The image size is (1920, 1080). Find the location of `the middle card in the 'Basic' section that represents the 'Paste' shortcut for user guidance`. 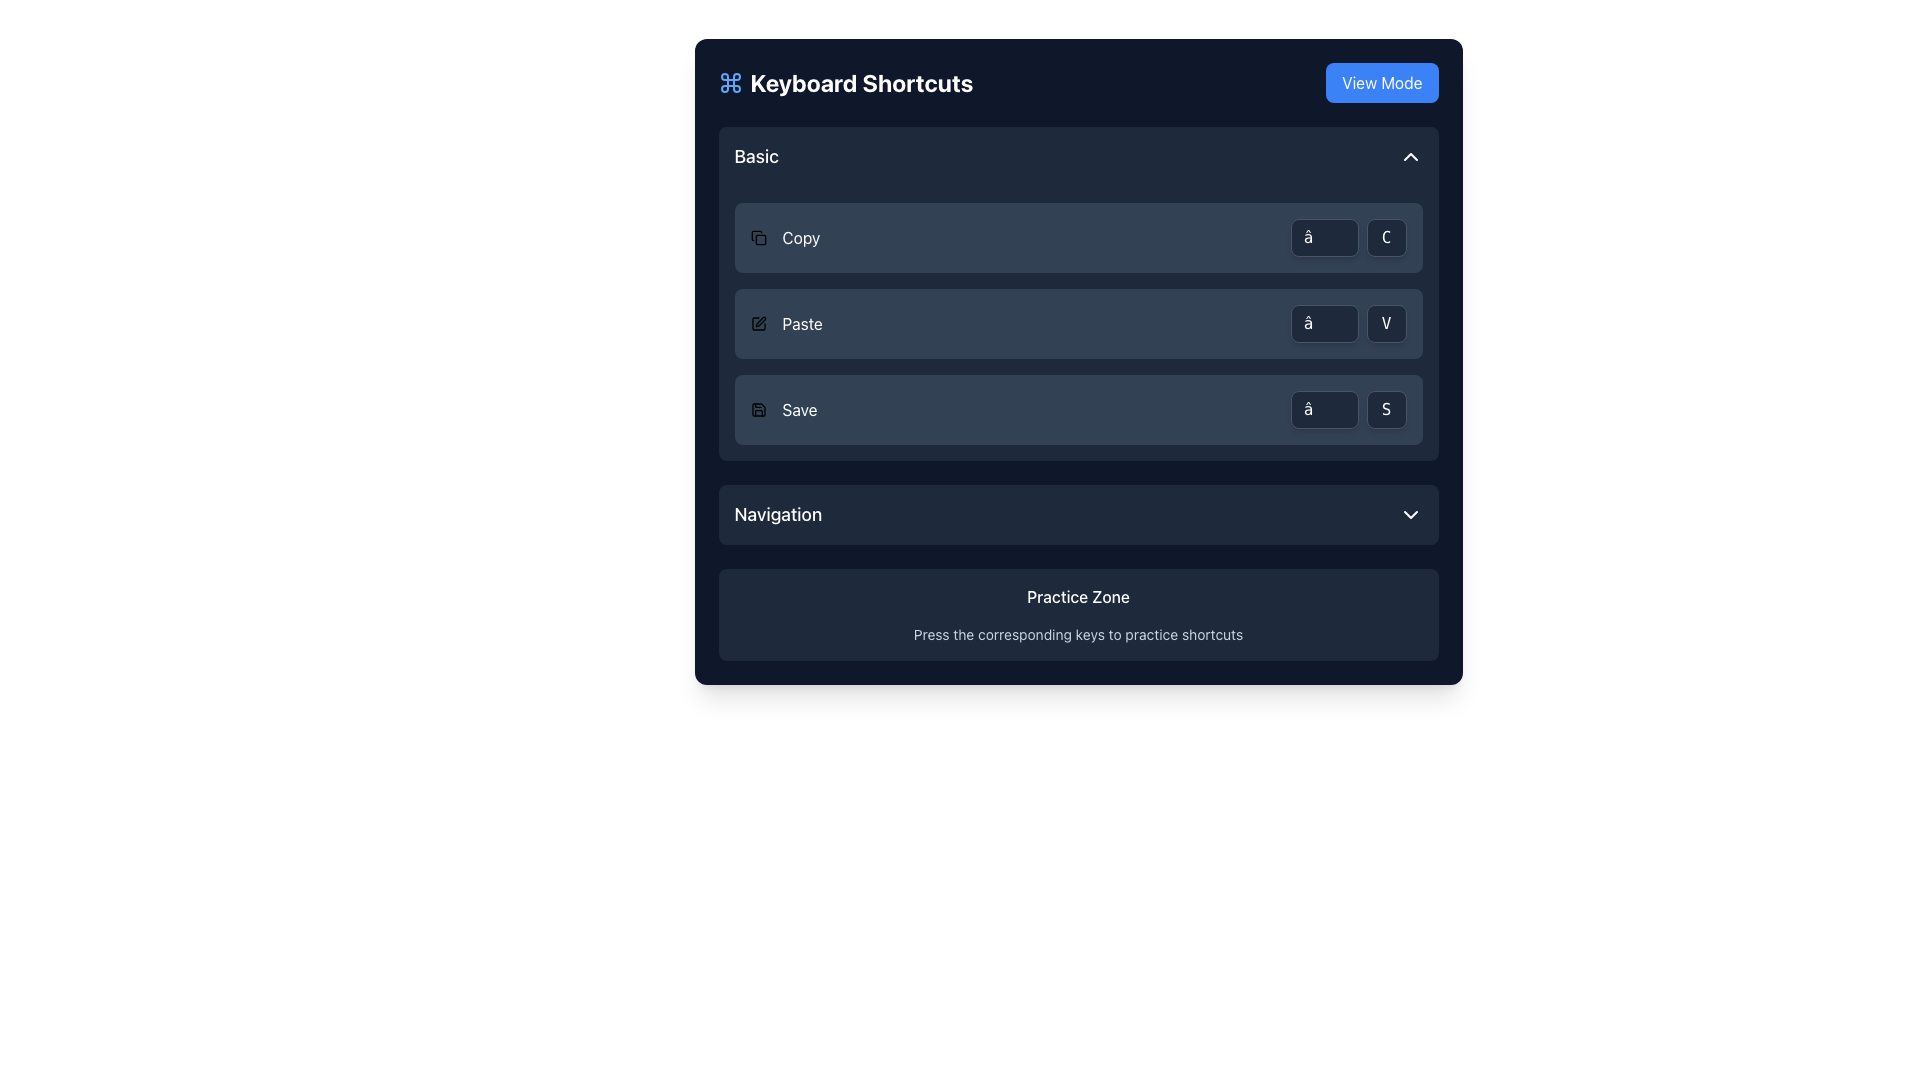

the middle card in the 'Basic' section that represents the 'Paste' shortcut for user guidance is located at coordinates (1077, 323).